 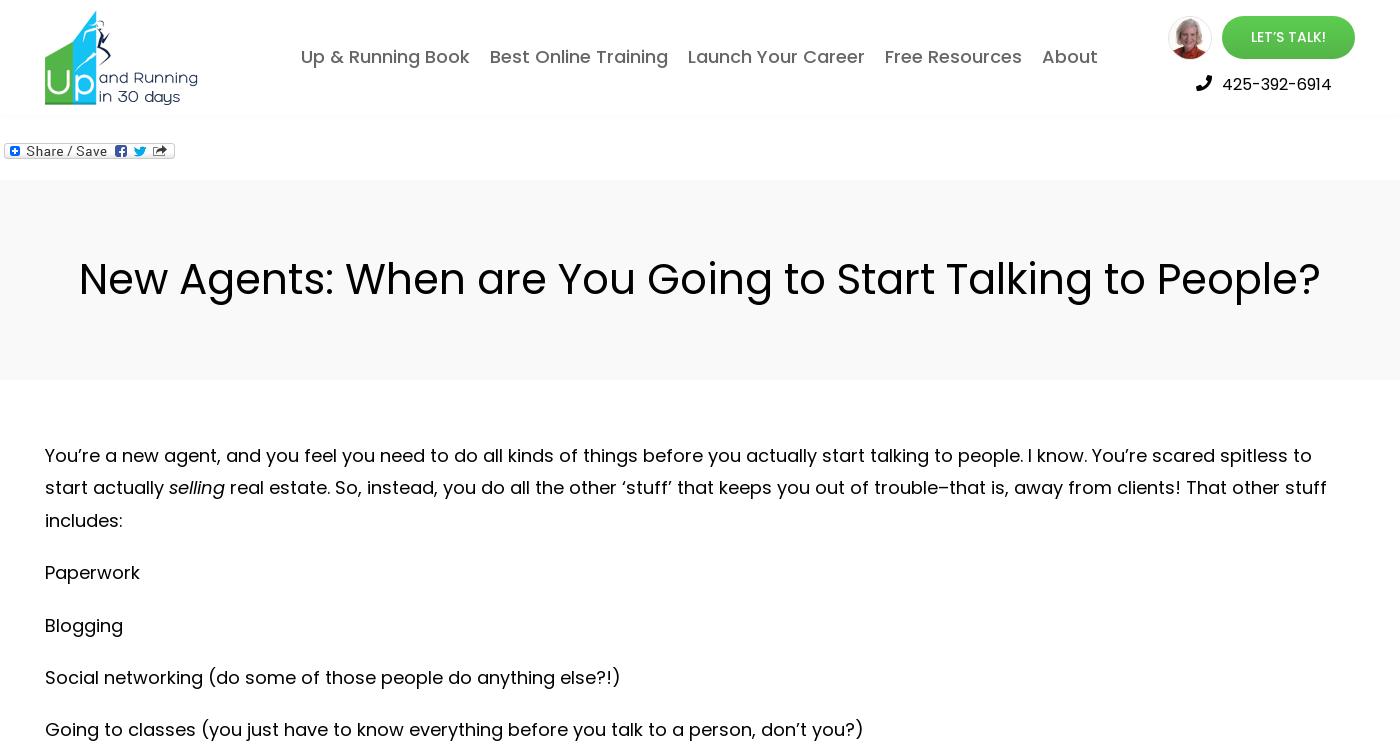 What do you see at coordinates (953, 55) in the screenshot?
I see `'Free Resources'` at bounding box center [953, 55].